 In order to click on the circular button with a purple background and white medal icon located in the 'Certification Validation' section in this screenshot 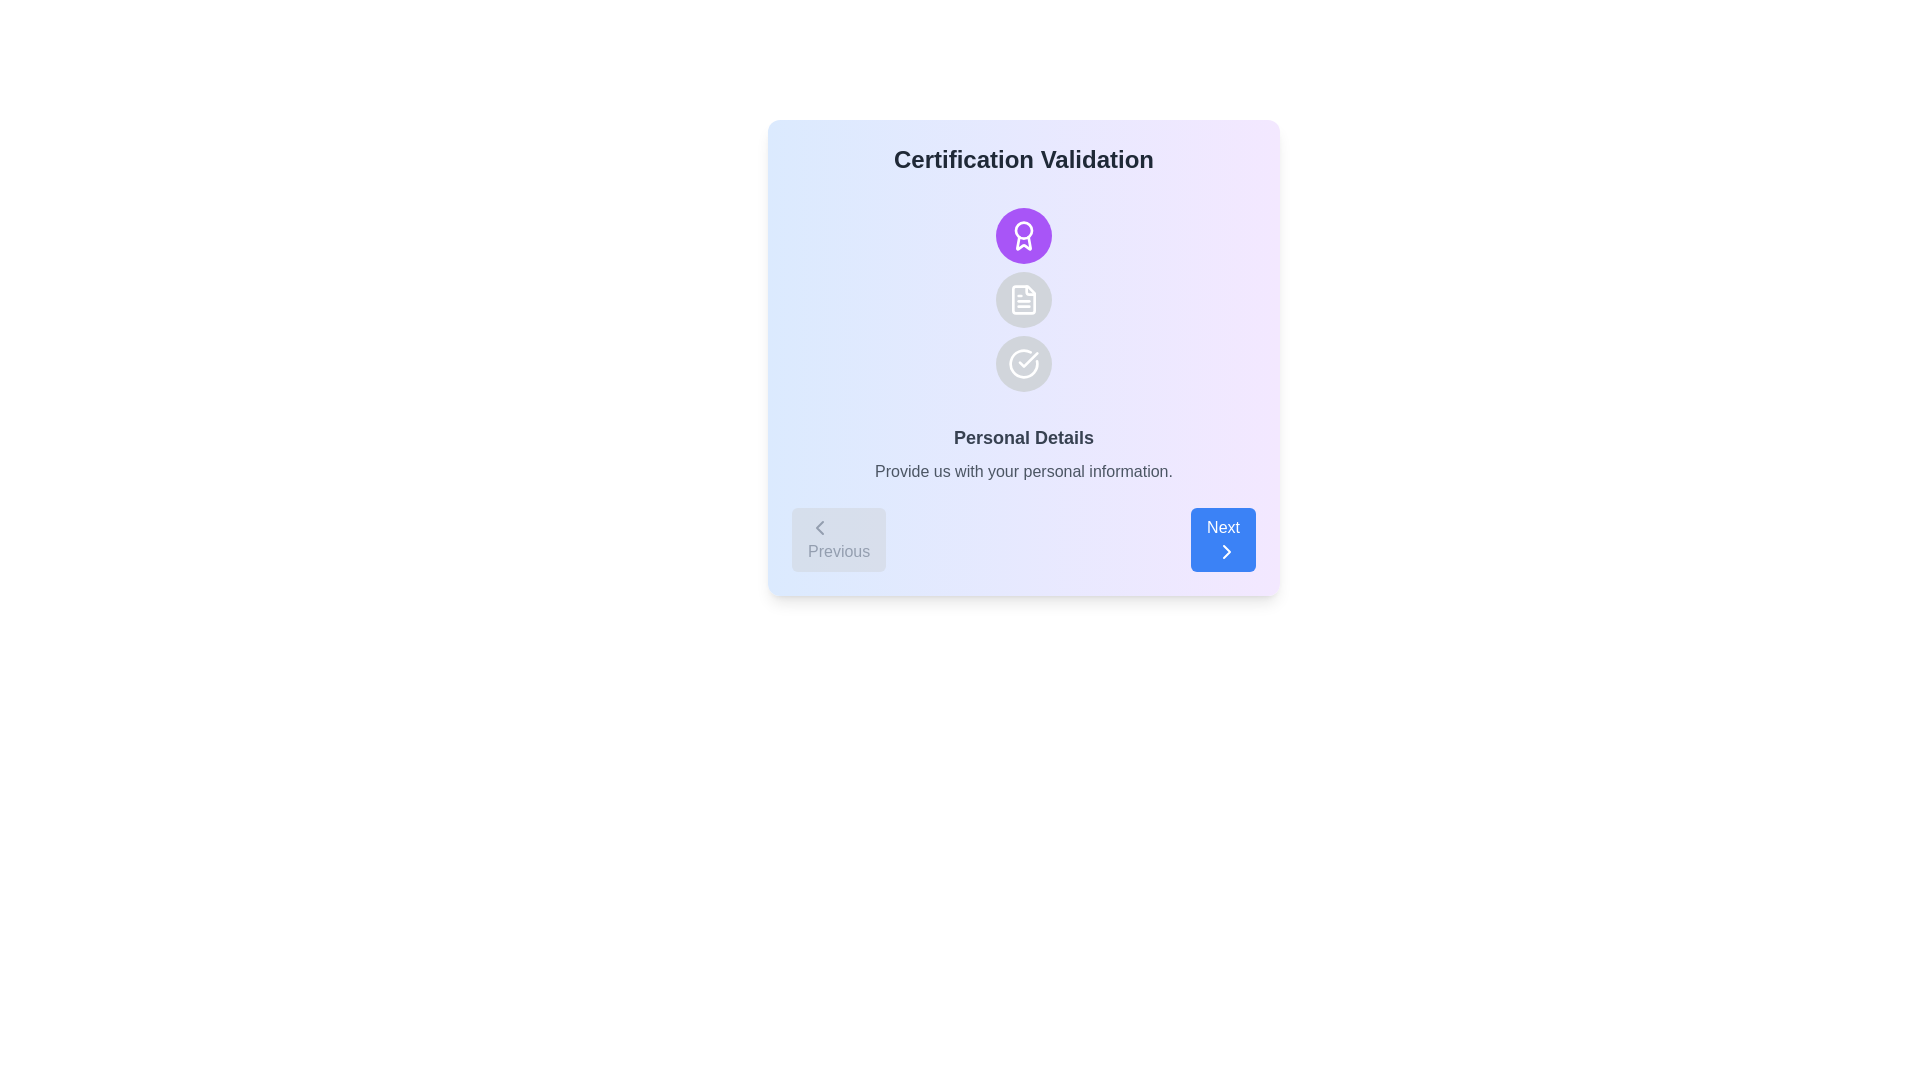, I will do `click(1023, 234)`.